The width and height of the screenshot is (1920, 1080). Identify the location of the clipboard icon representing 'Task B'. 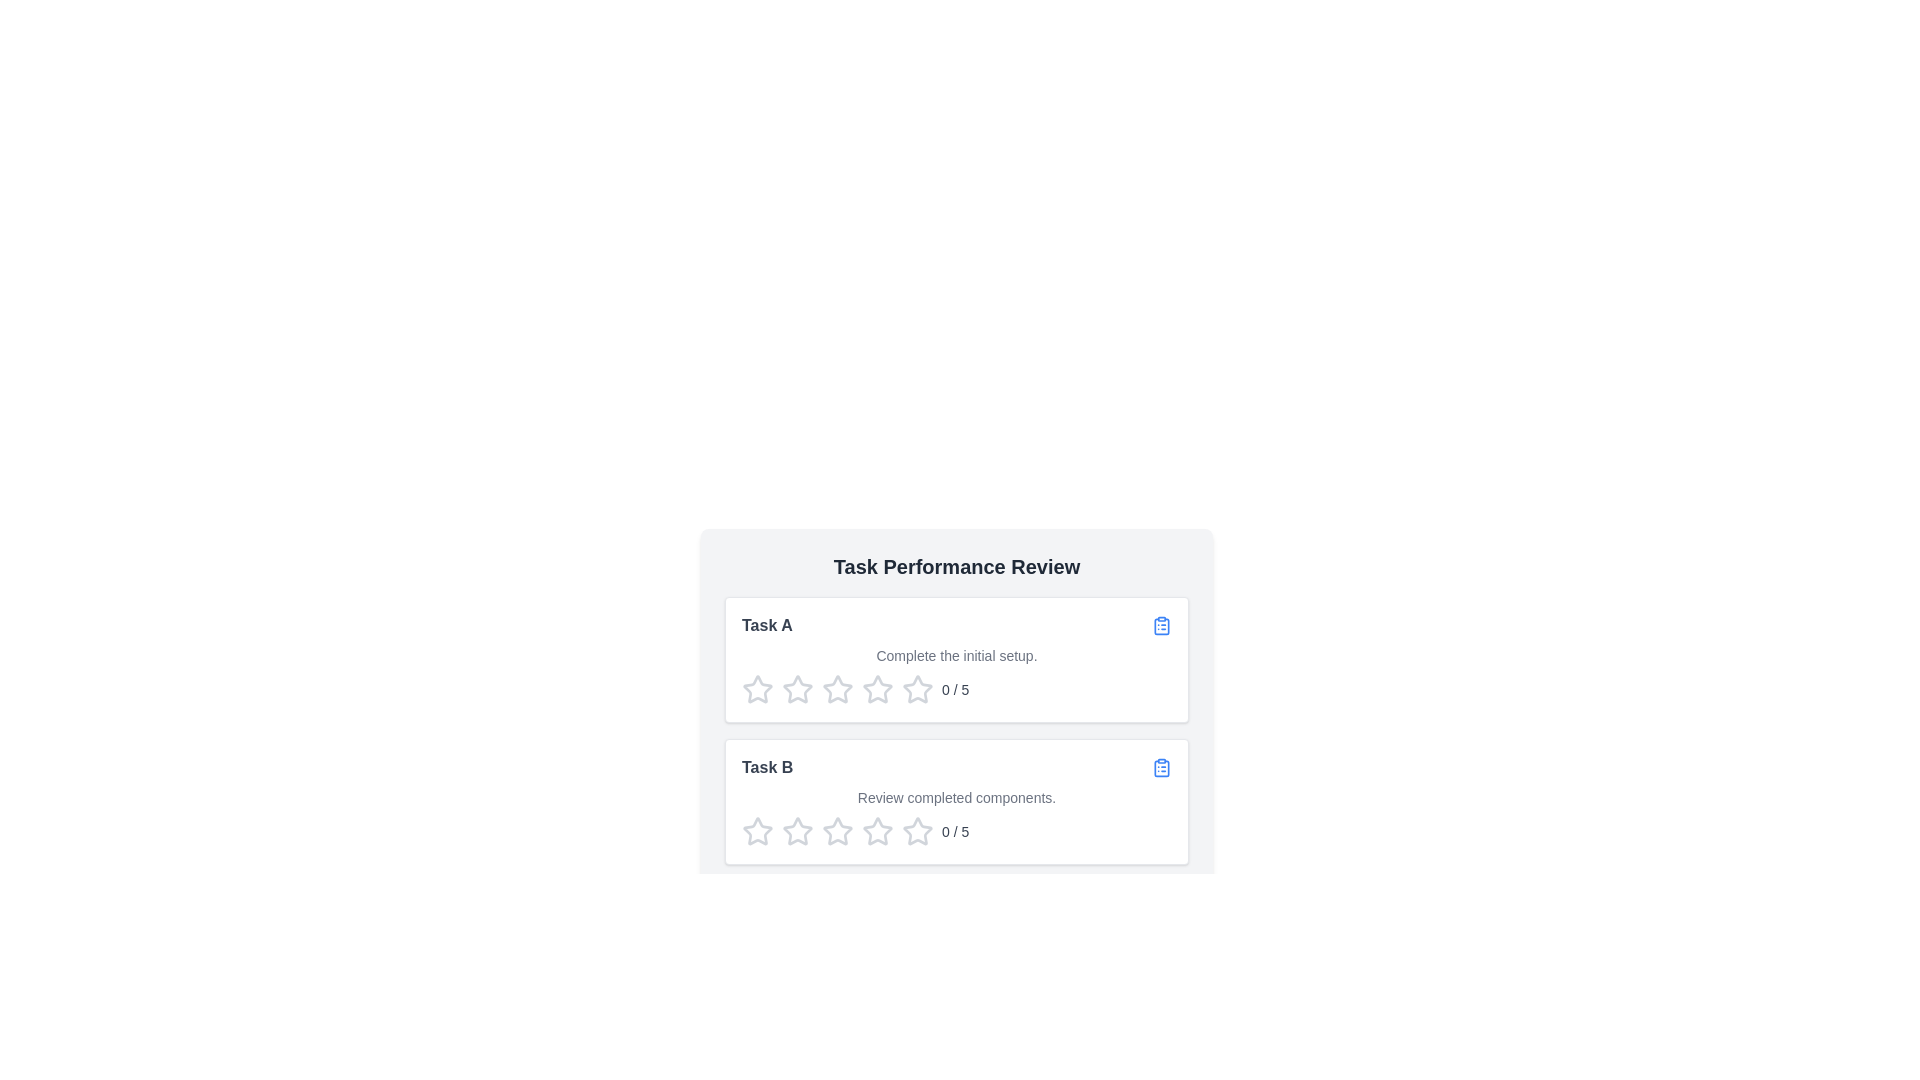
(1161, 766).